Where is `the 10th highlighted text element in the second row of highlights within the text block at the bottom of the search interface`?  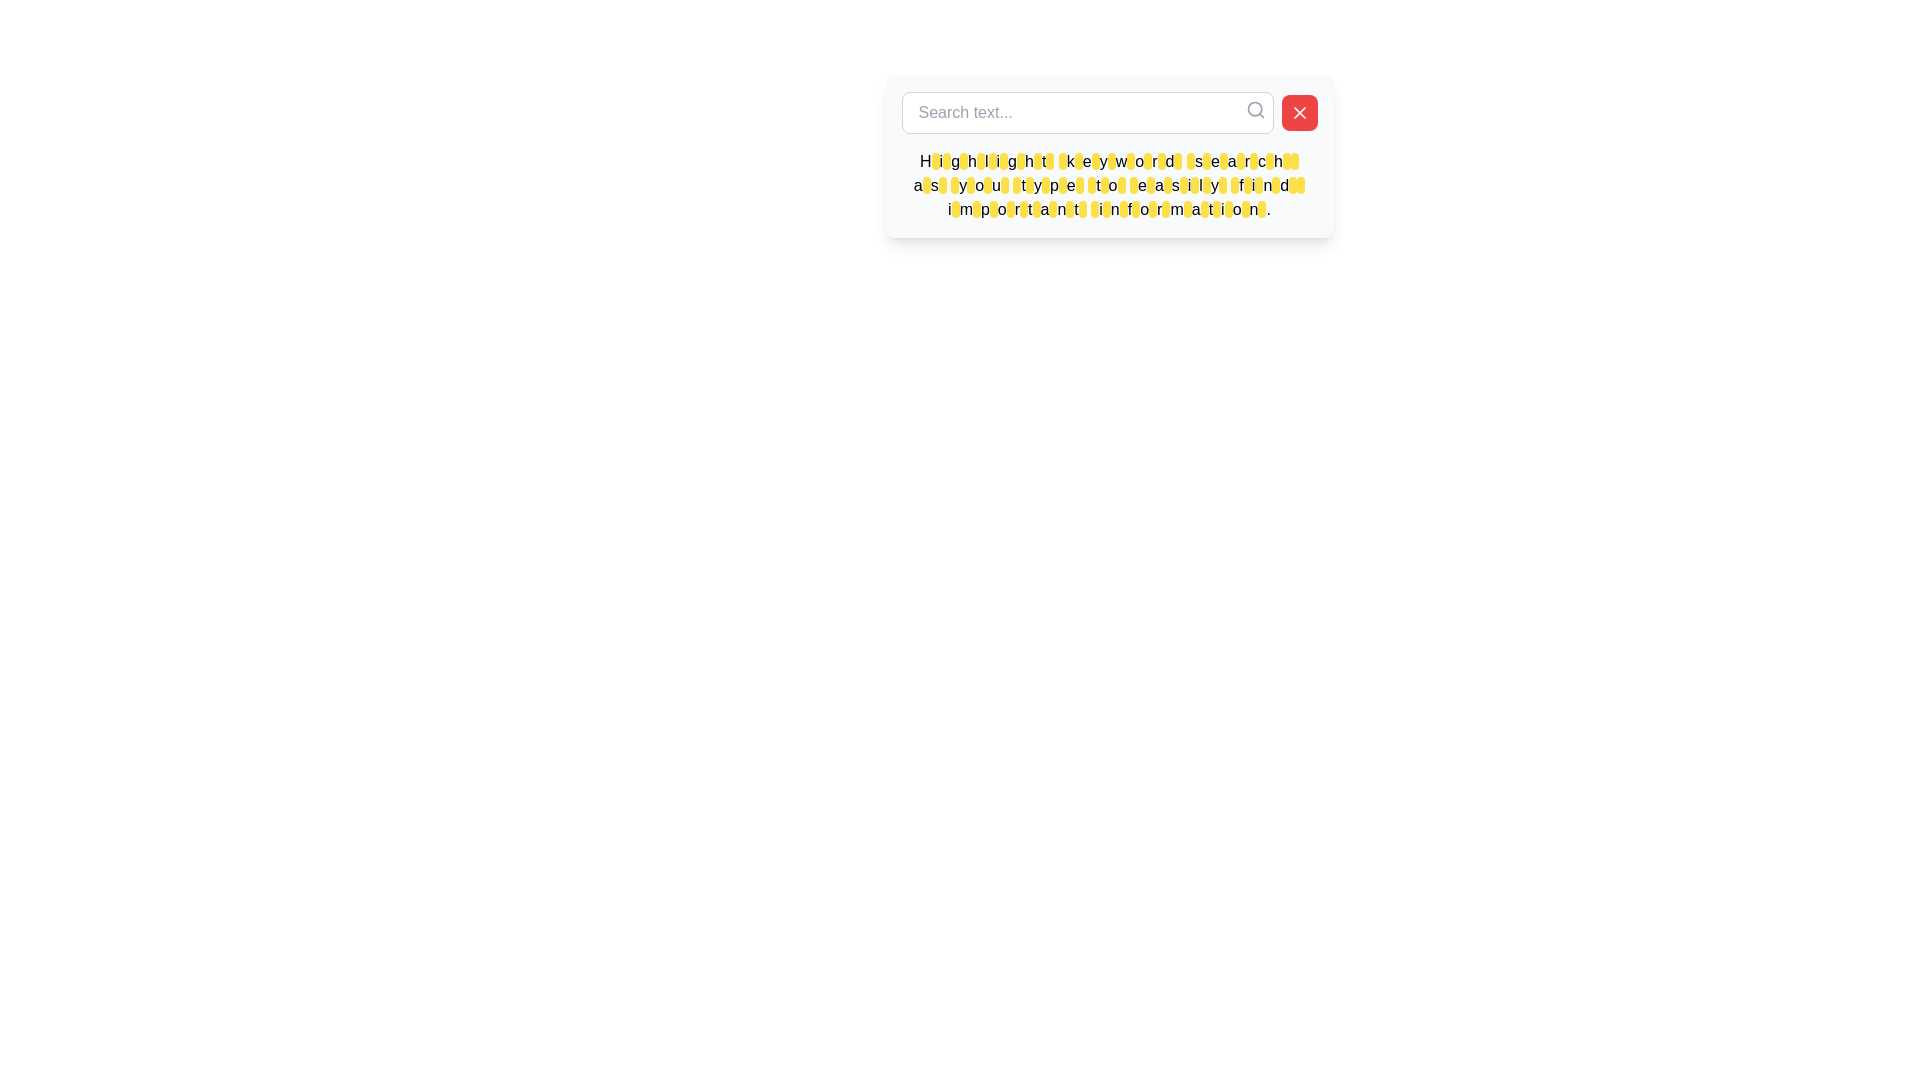
the 10th highlighted text element in the second row of highlights within the text block at the bottom of the search interface is located at coordinates (1061, 185).